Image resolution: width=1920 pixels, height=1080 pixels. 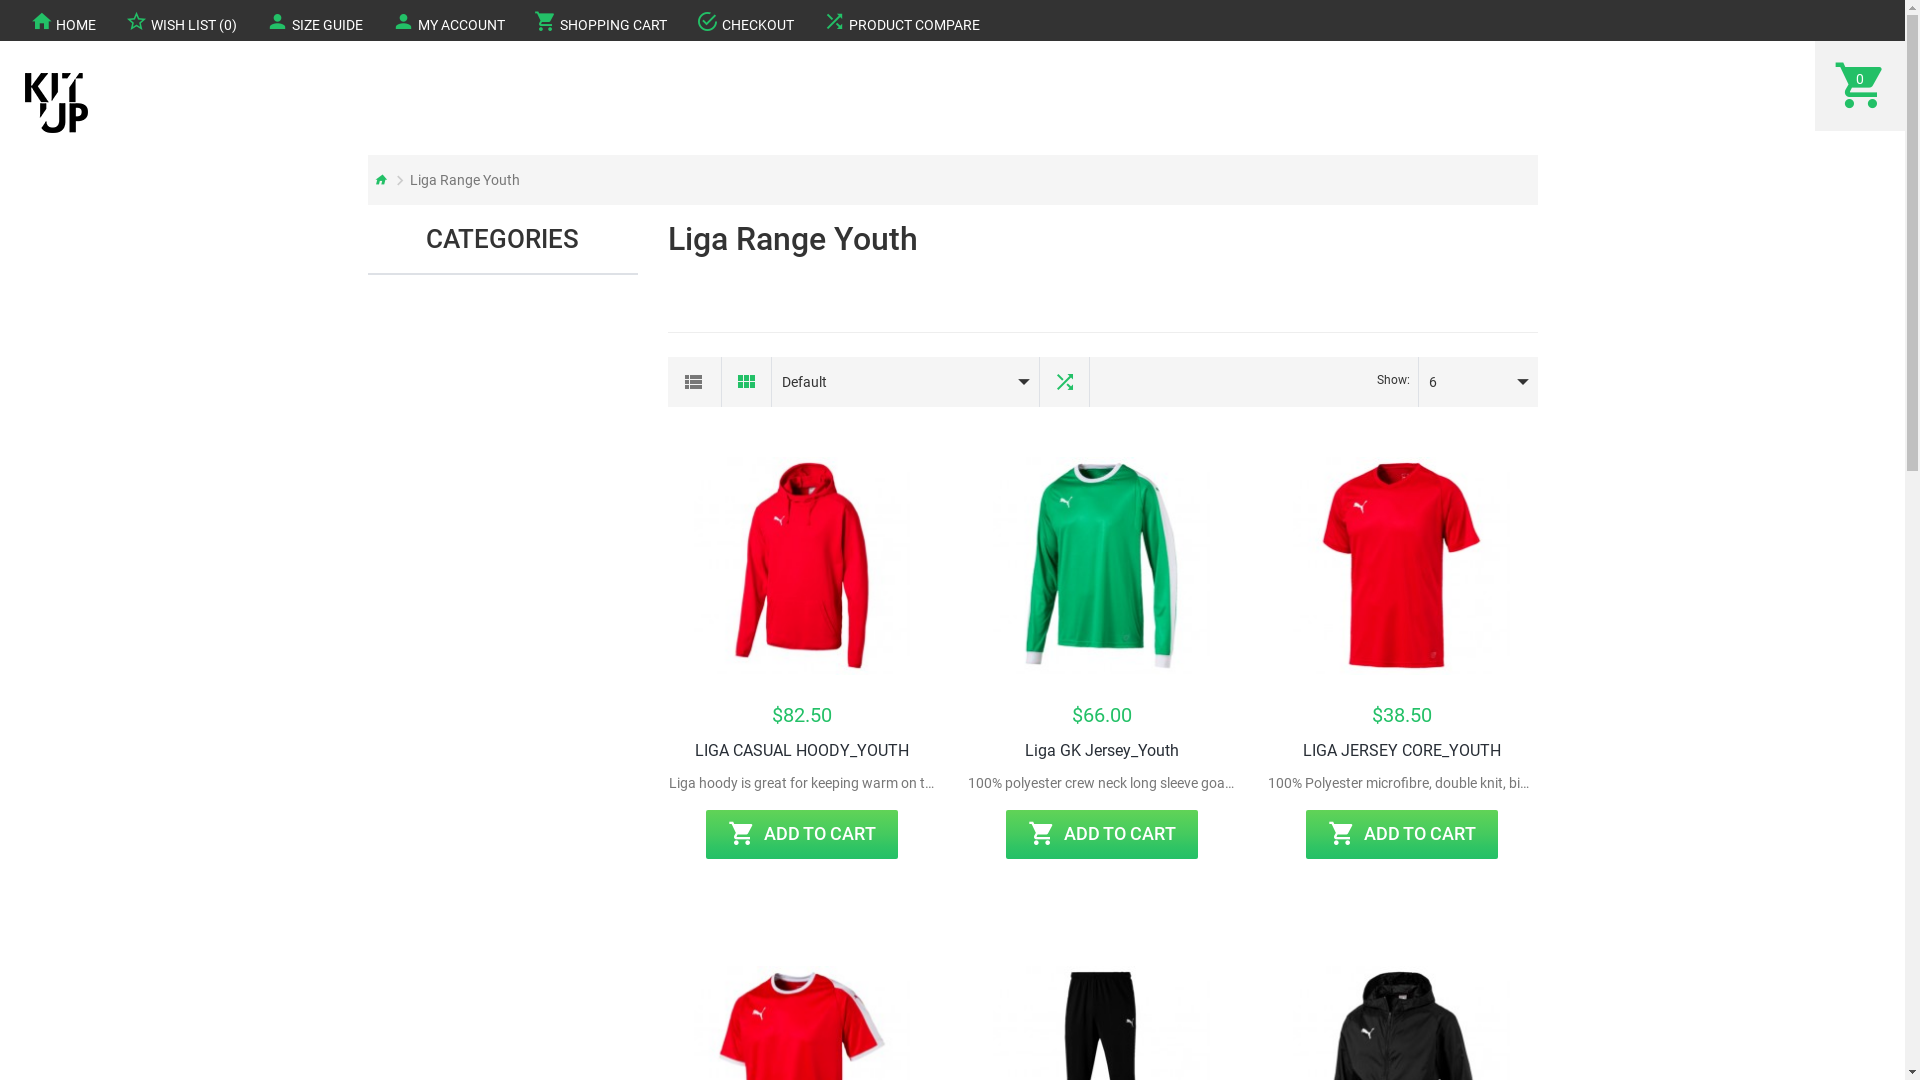 What do you see at coordinates (62, 20) in the screenshot?
I see `'HOME'` at bounding box center [62, 20].